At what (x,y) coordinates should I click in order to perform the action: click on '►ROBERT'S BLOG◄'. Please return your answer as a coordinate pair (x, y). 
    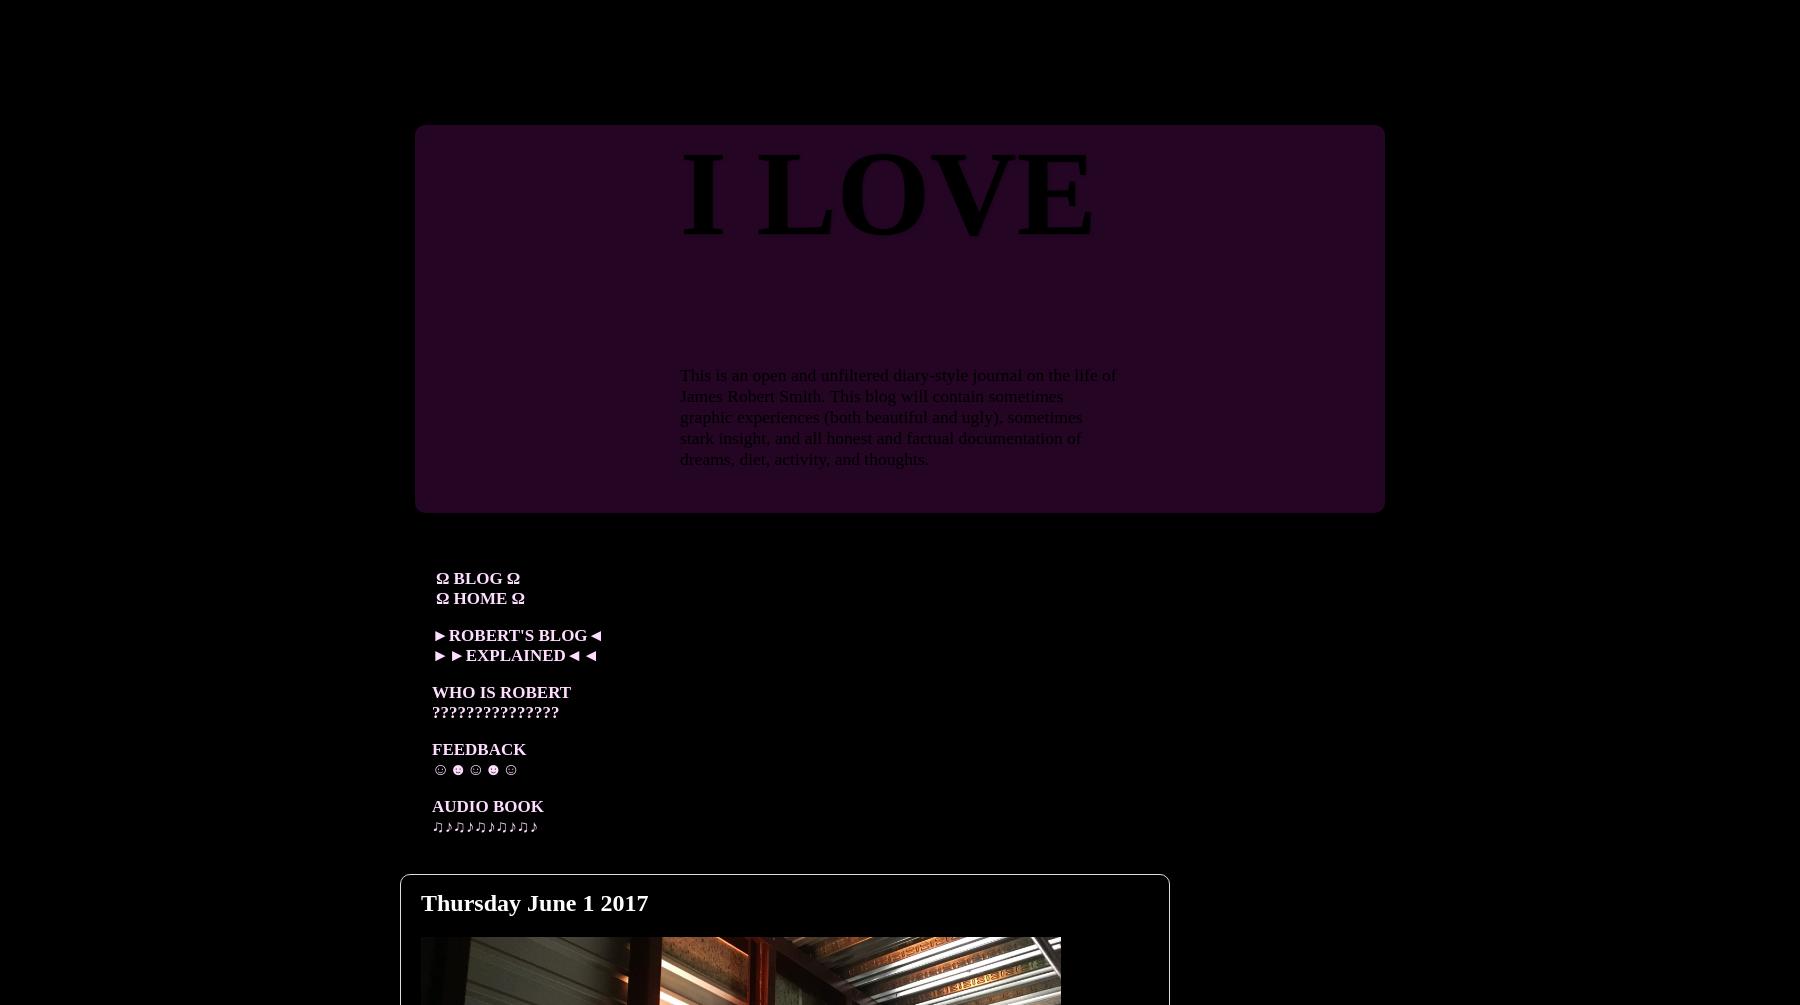
    Looking at the image, I should click on (517, 633).